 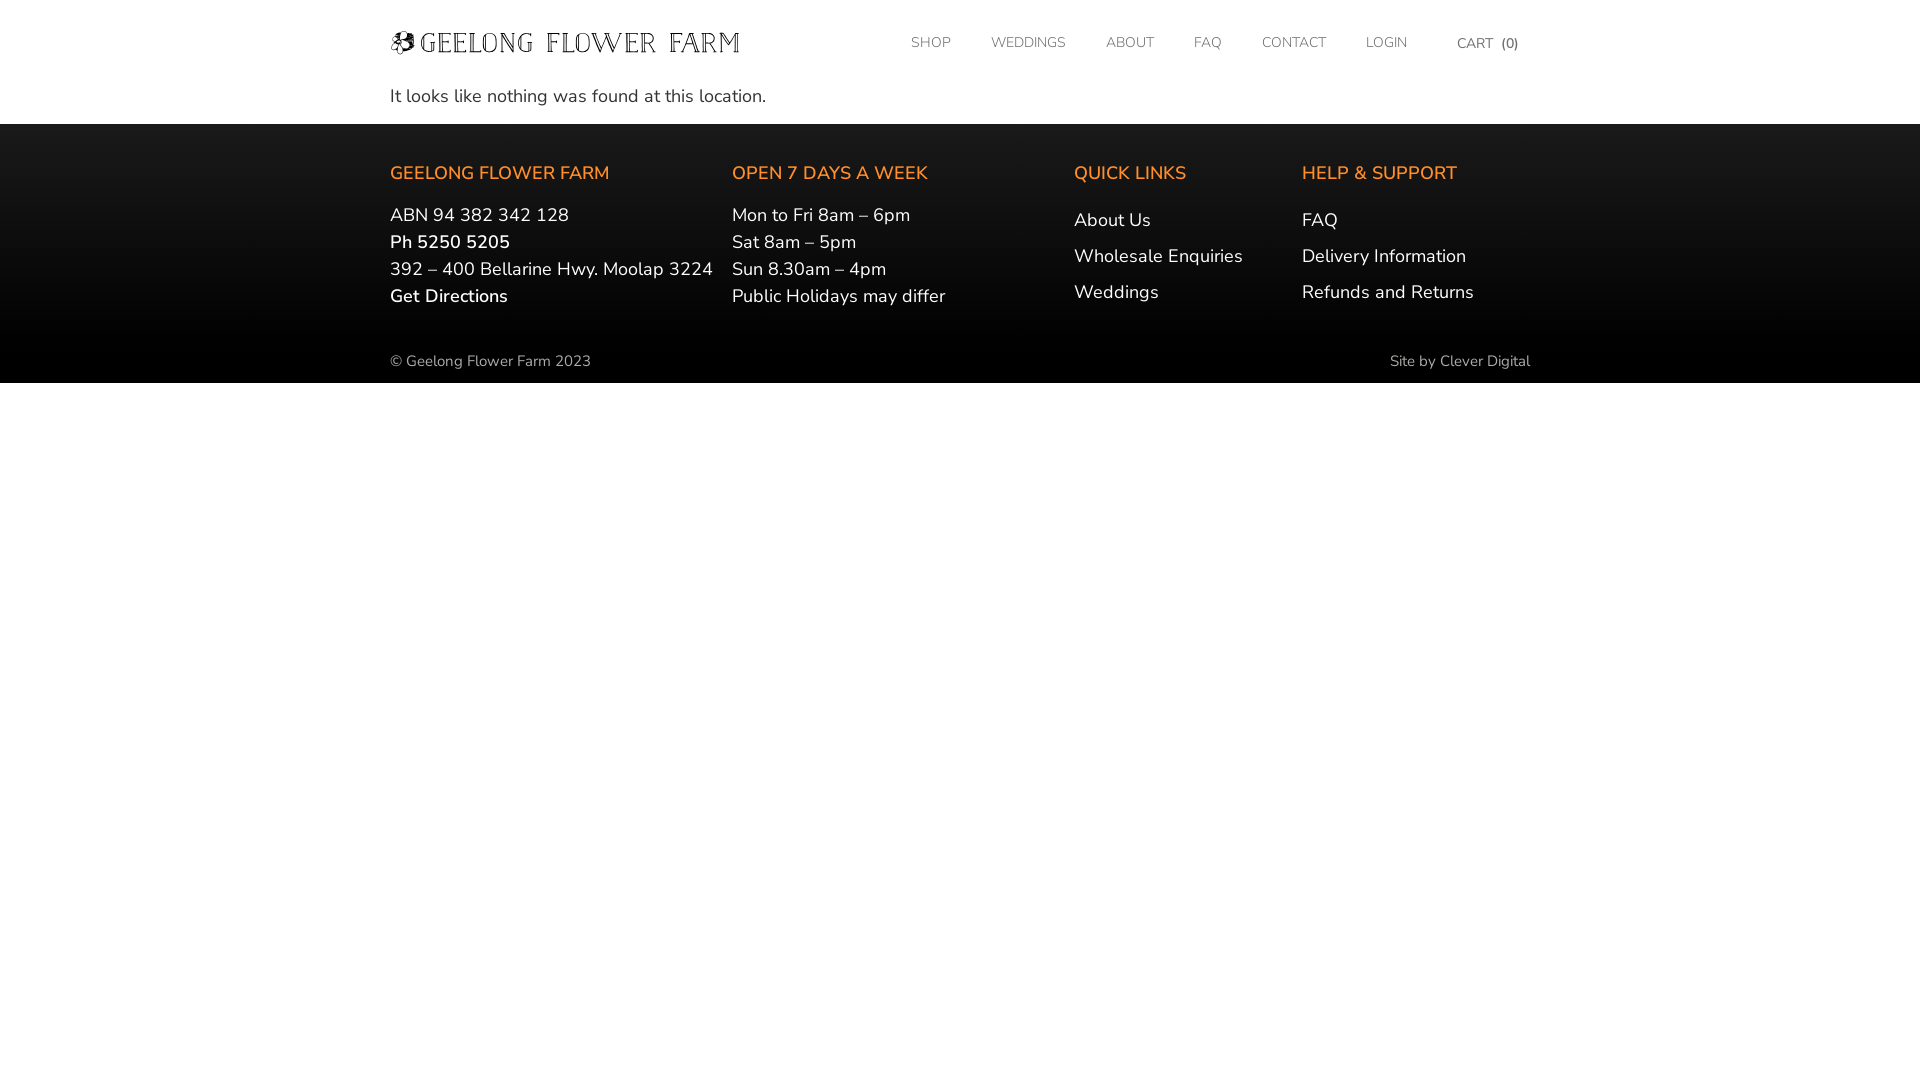 I want to click on 'Delivery Information', so click(x=1415, y=254).